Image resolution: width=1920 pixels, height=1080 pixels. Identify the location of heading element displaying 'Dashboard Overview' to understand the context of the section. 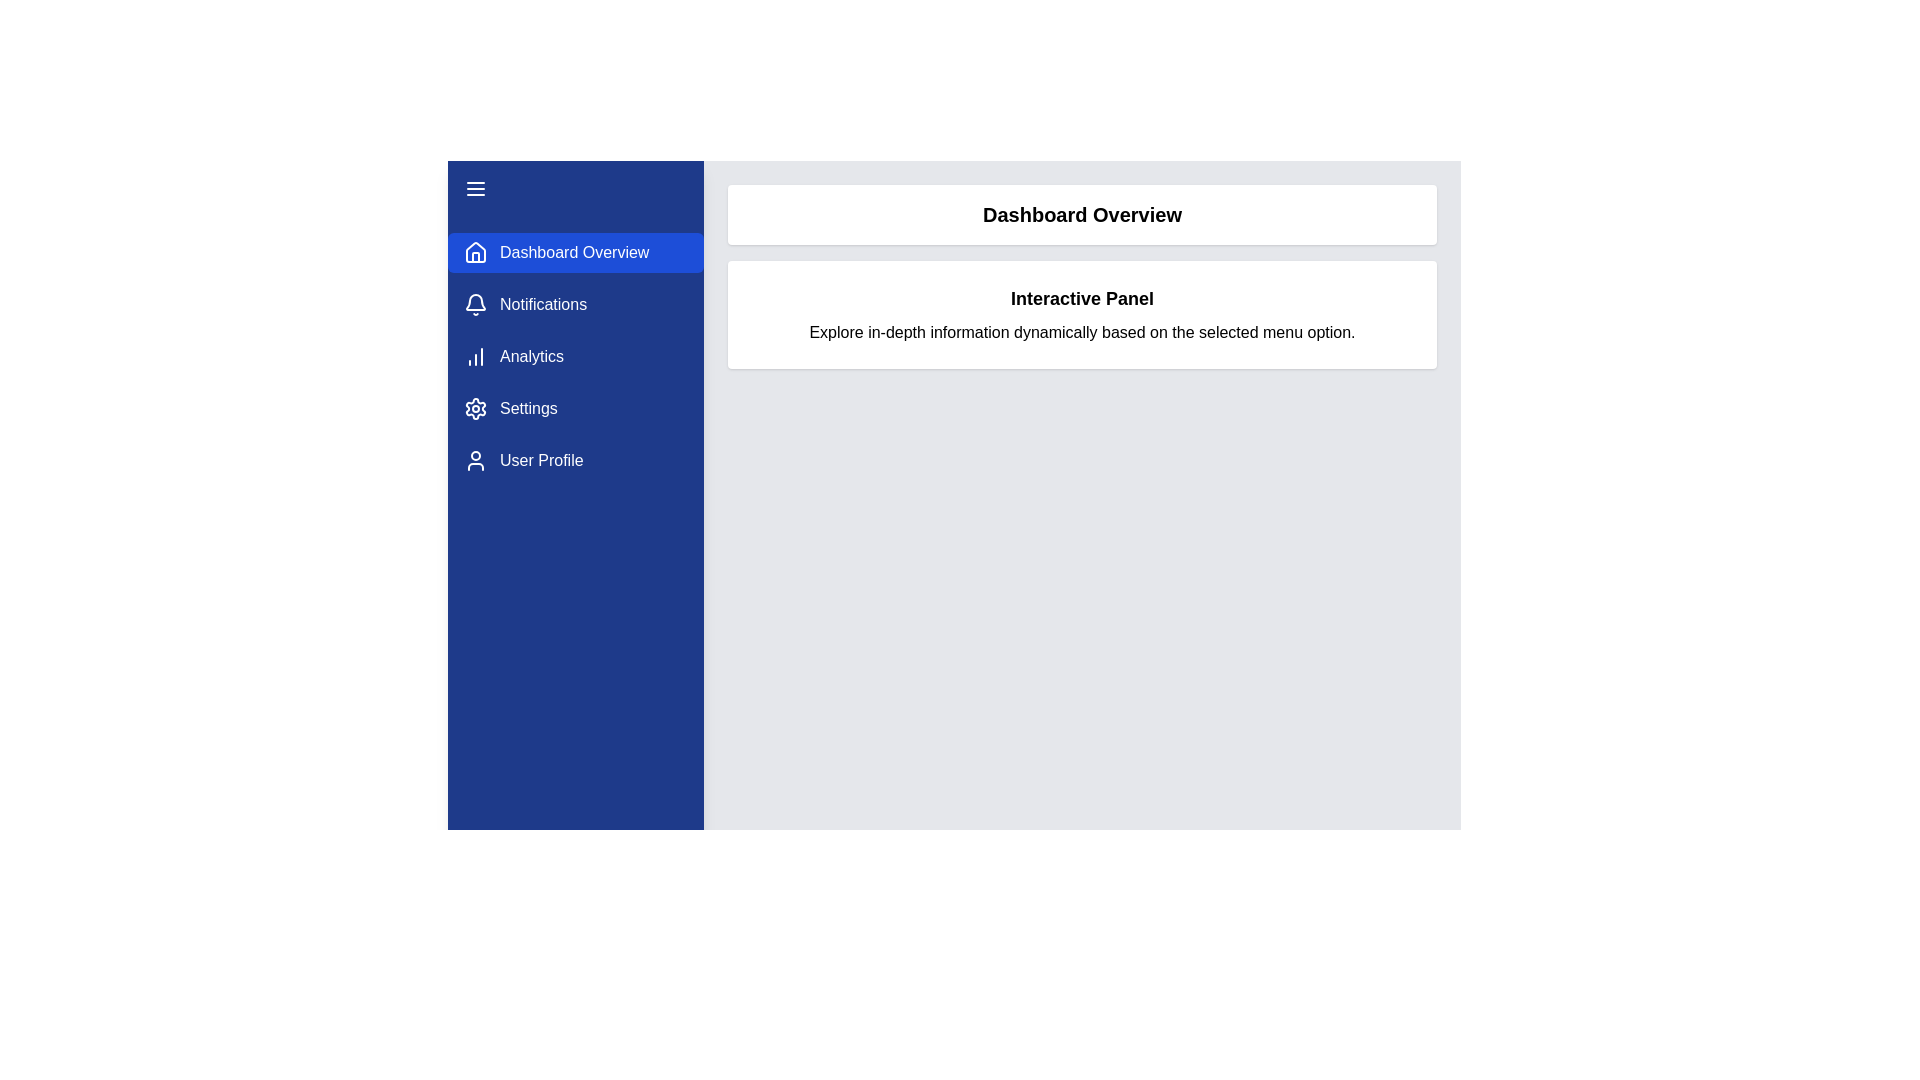
(1081, 215).